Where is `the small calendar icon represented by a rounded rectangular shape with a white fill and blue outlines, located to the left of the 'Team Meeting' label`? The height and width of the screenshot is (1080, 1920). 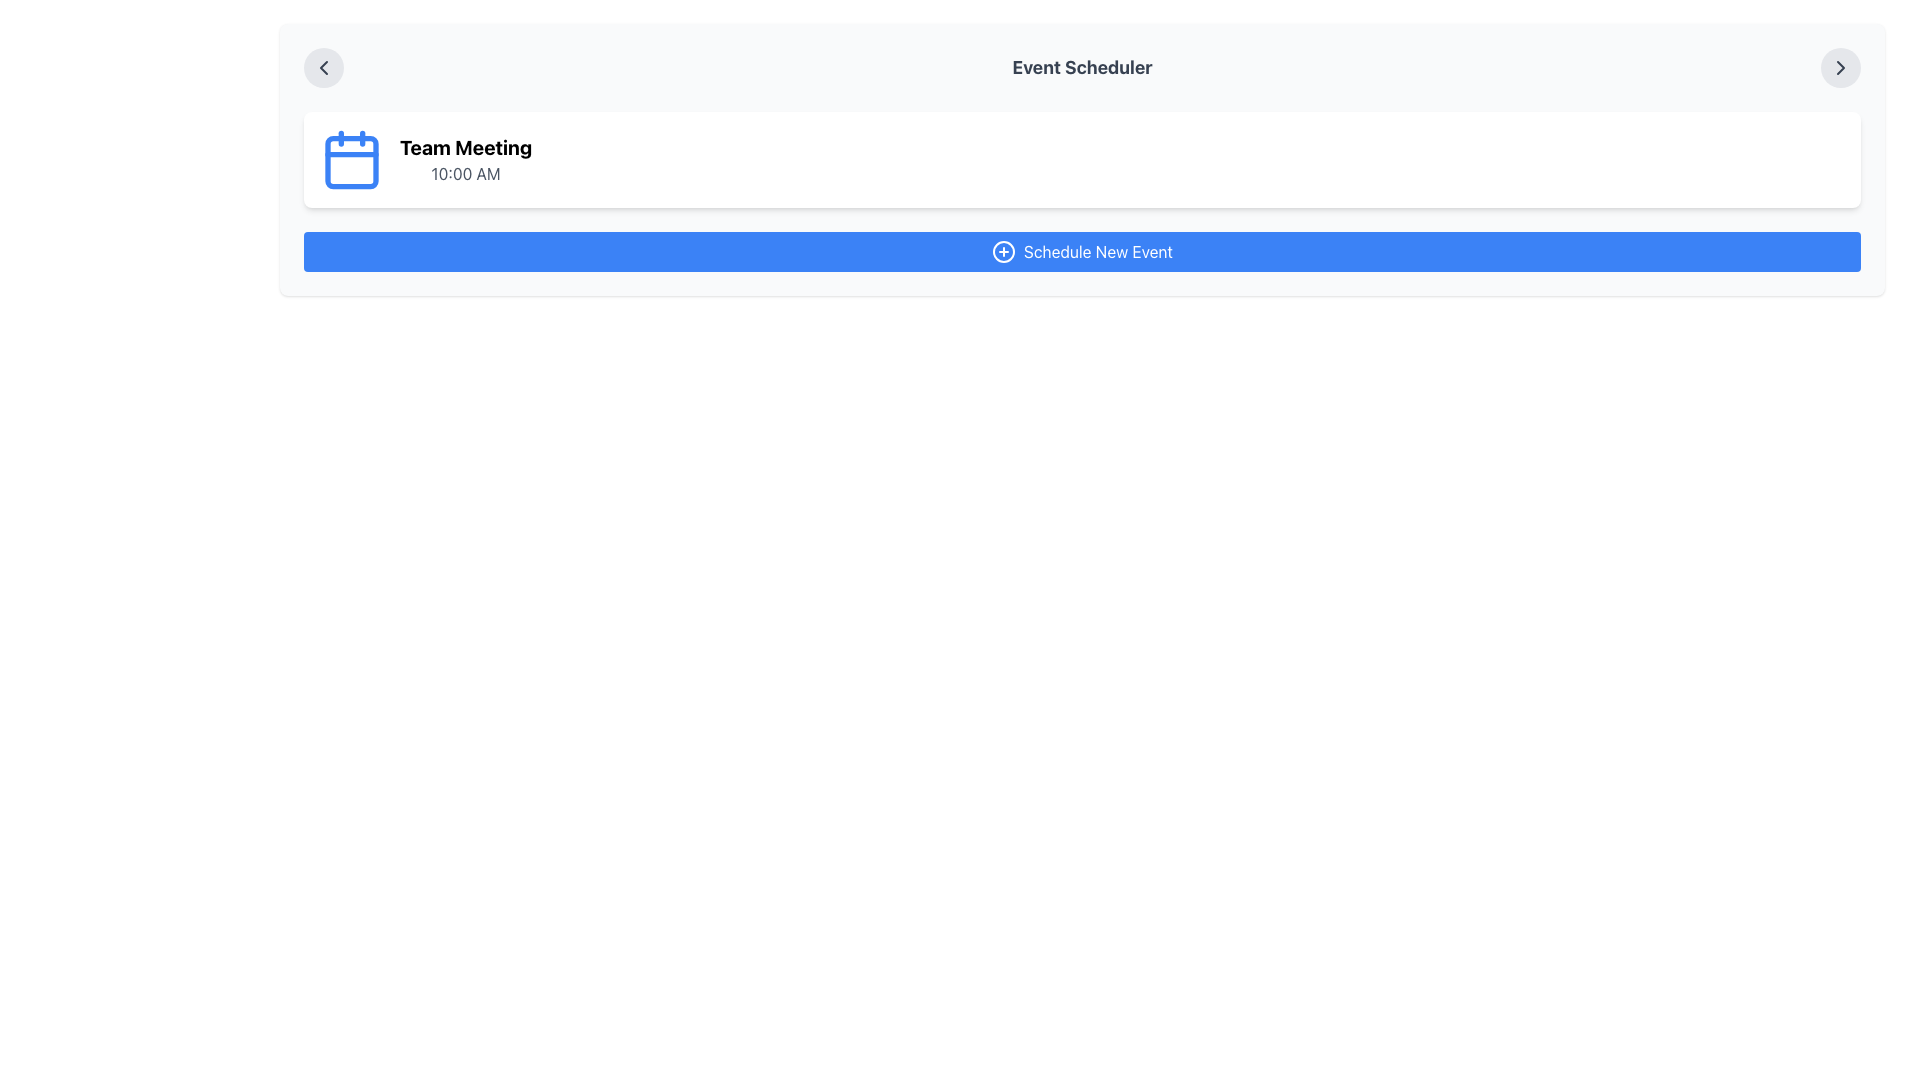
the small calendar icon represented by a rounded rectangular shape with a white fill and blue outlines, located to the left of the 'Team Meeting' label is located at coordinates (351, 161).